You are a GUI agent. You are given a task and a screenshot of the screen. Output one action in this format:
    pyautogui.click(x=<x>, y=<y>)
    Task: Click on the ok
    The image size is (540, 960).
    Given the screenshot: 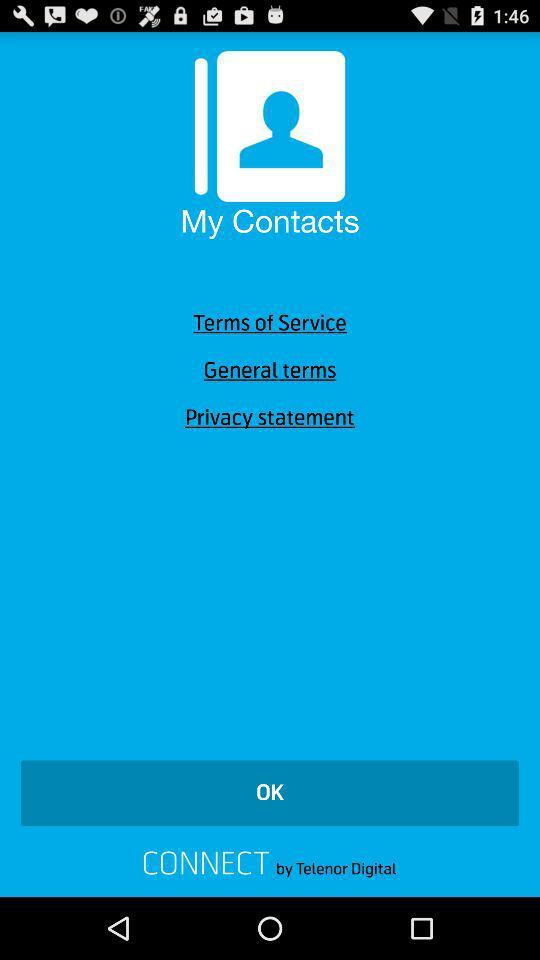 What is the action you would take?
    pyautogui.click(x=270, y=793)
    